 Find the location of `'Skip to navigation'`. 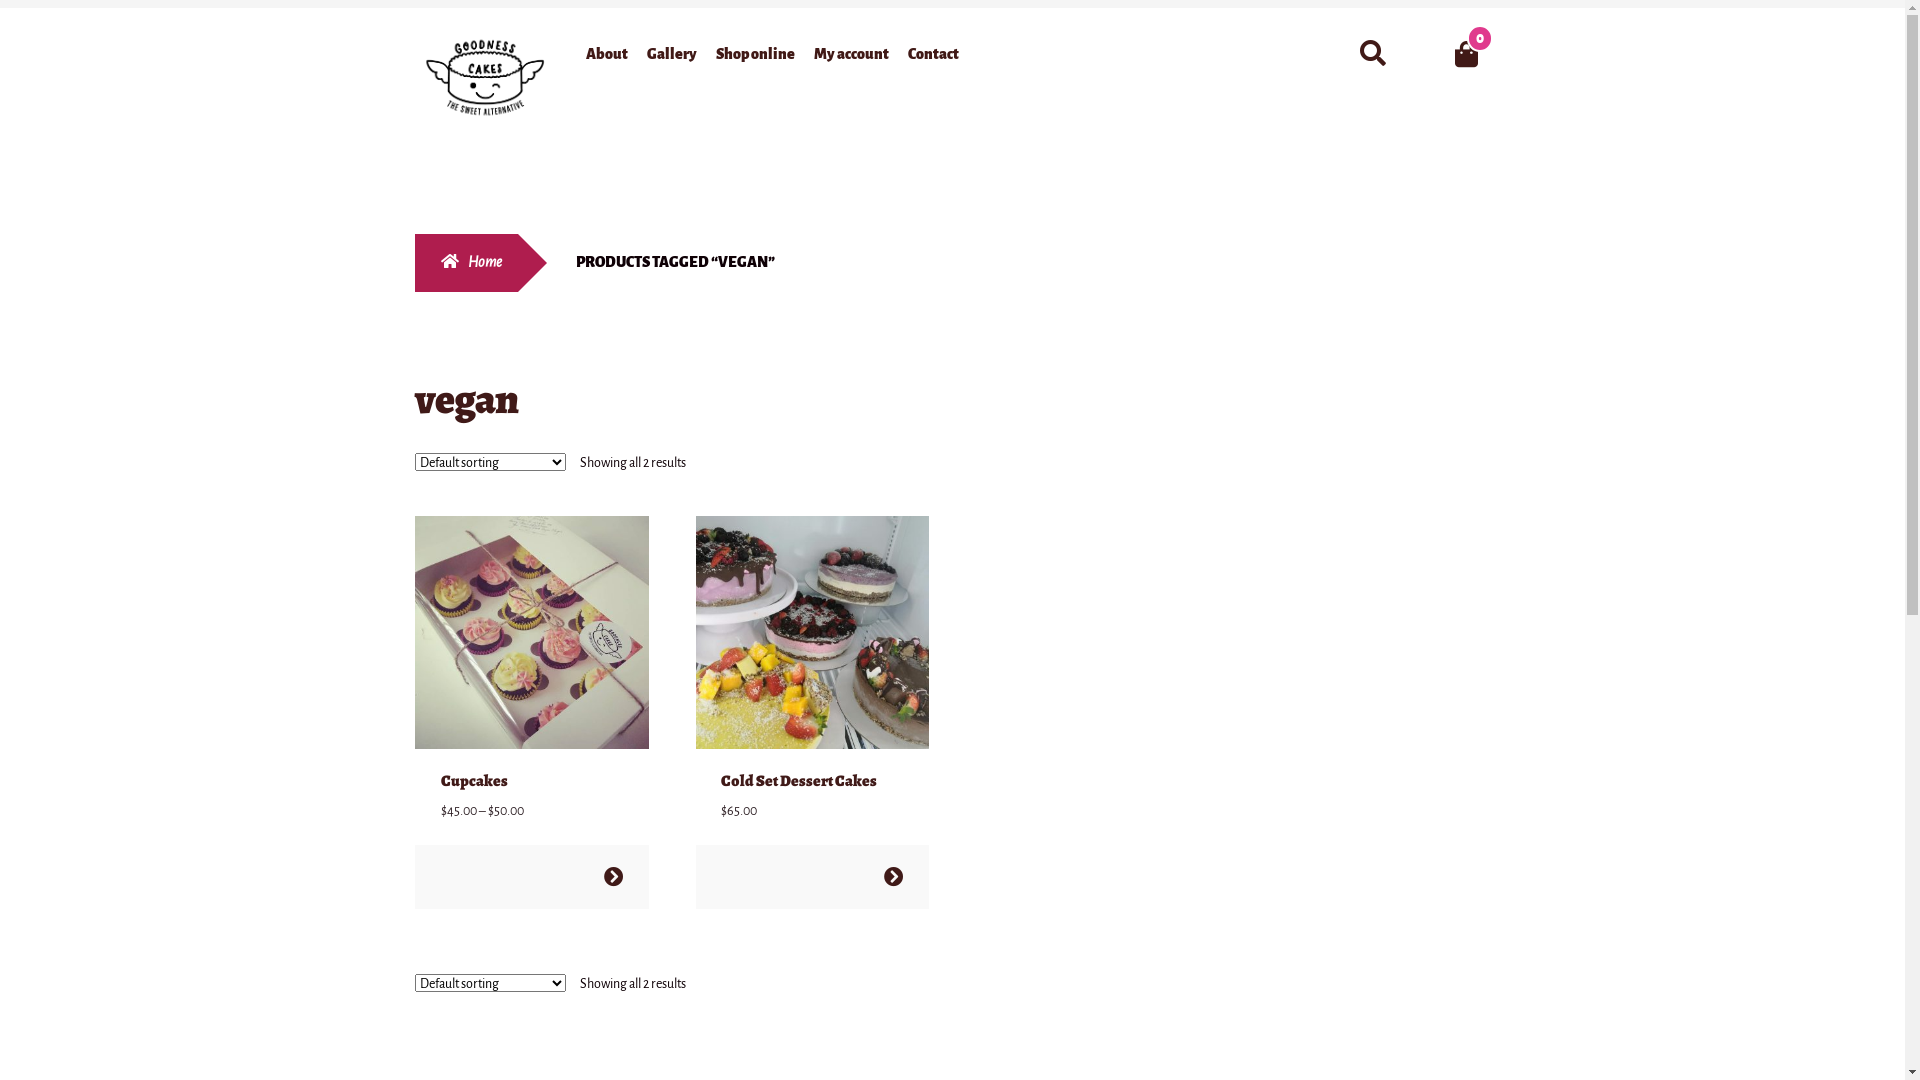

'Skip to navigation' is located at coordinates (413, 33).